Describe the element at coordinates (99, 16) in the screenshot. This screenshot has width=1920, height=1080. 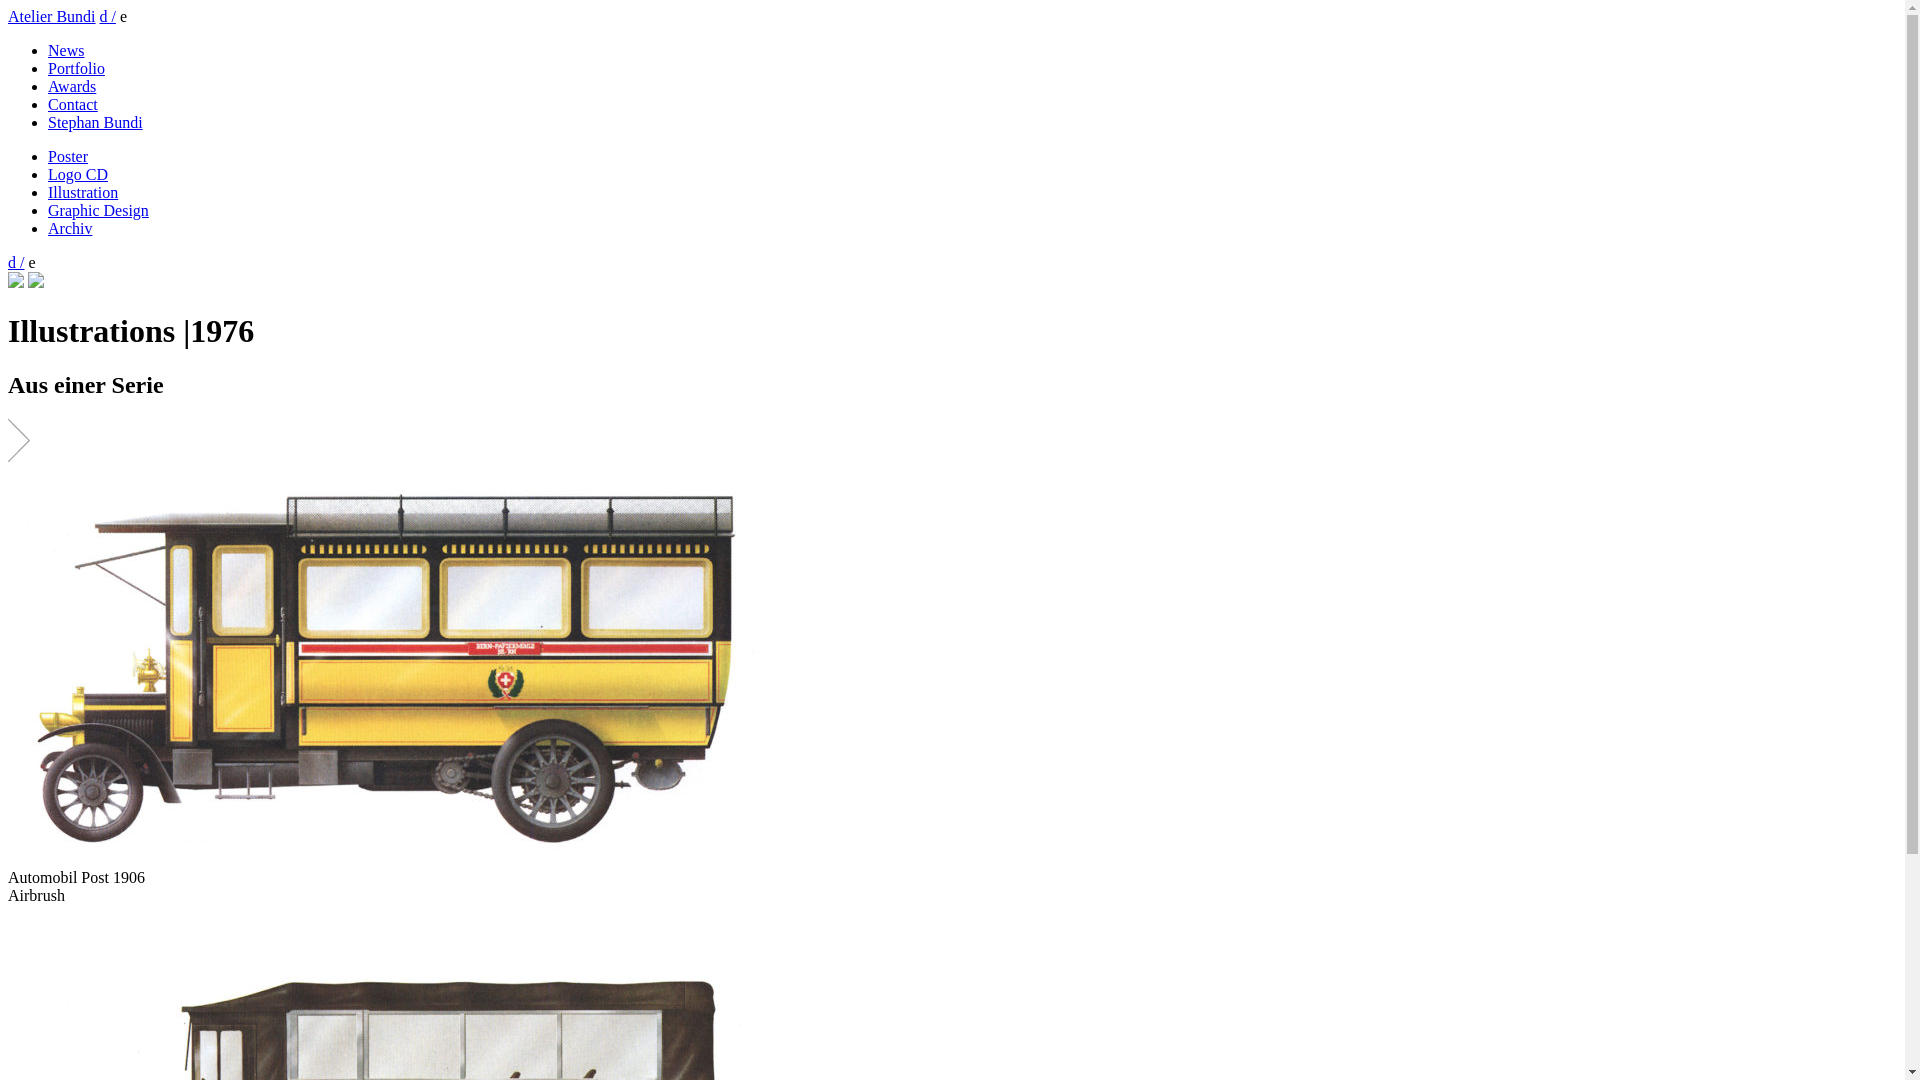
I see `'d /'` at that location.